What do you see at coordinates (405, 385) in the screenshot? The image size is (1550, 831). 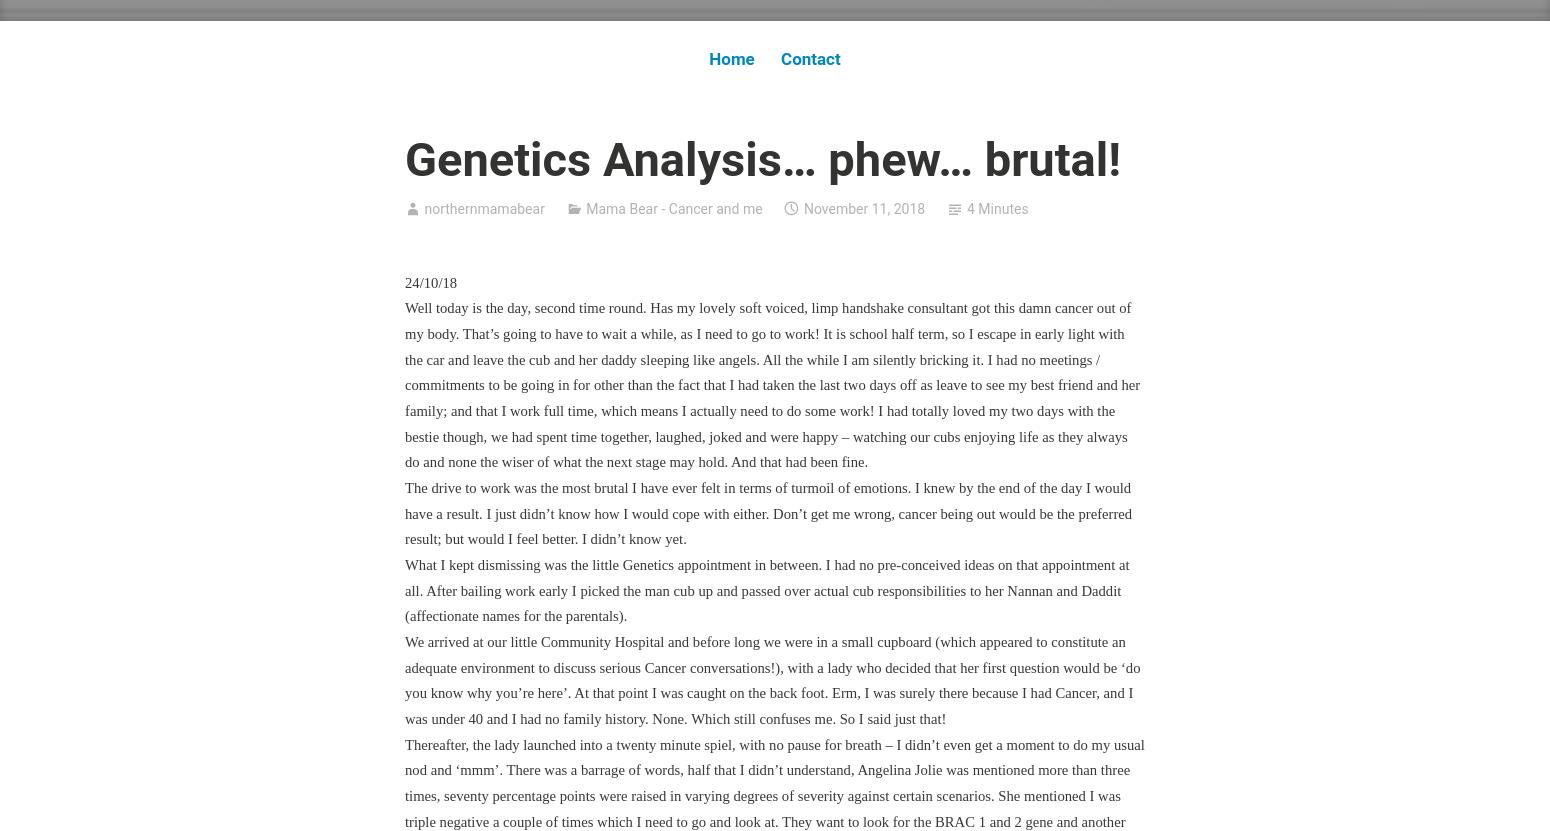 I see `'Well today is the day, second time round. Has my lovely soft voiced, limp handshake consultant got this damn cancer out of my body. That’s going to have to wait a while, as I need to go to work! It is school half term, so I escape in early light with the car and leave the cub and her daddy sleeping like angels. All the while I am silently bricking it. I had no meetings / commitments to be going in for other than the fact that I had taken the last two days off as leave to see my best friend and her family; and that I work full time, which means I actually need to do some work! I had totally loved my two days with the bestie though, we had spent time together, laughed, joked and were happy – watching our cubs enjoying life as they always do and none the wiser of what the next stage may hold. And that had been fine.'` at bounding box center [405, 385].